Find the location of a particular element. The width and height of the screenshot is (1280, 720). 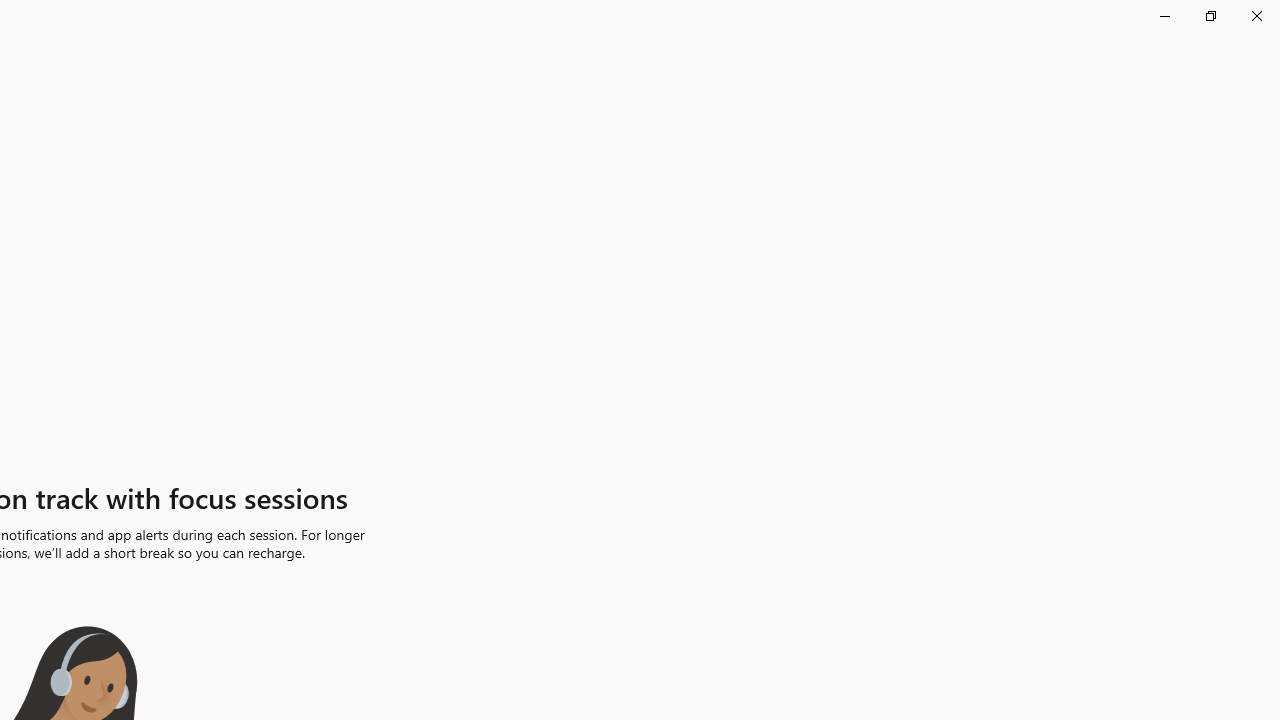

'Minimize Clock' is located at coordinates (1164, 15).